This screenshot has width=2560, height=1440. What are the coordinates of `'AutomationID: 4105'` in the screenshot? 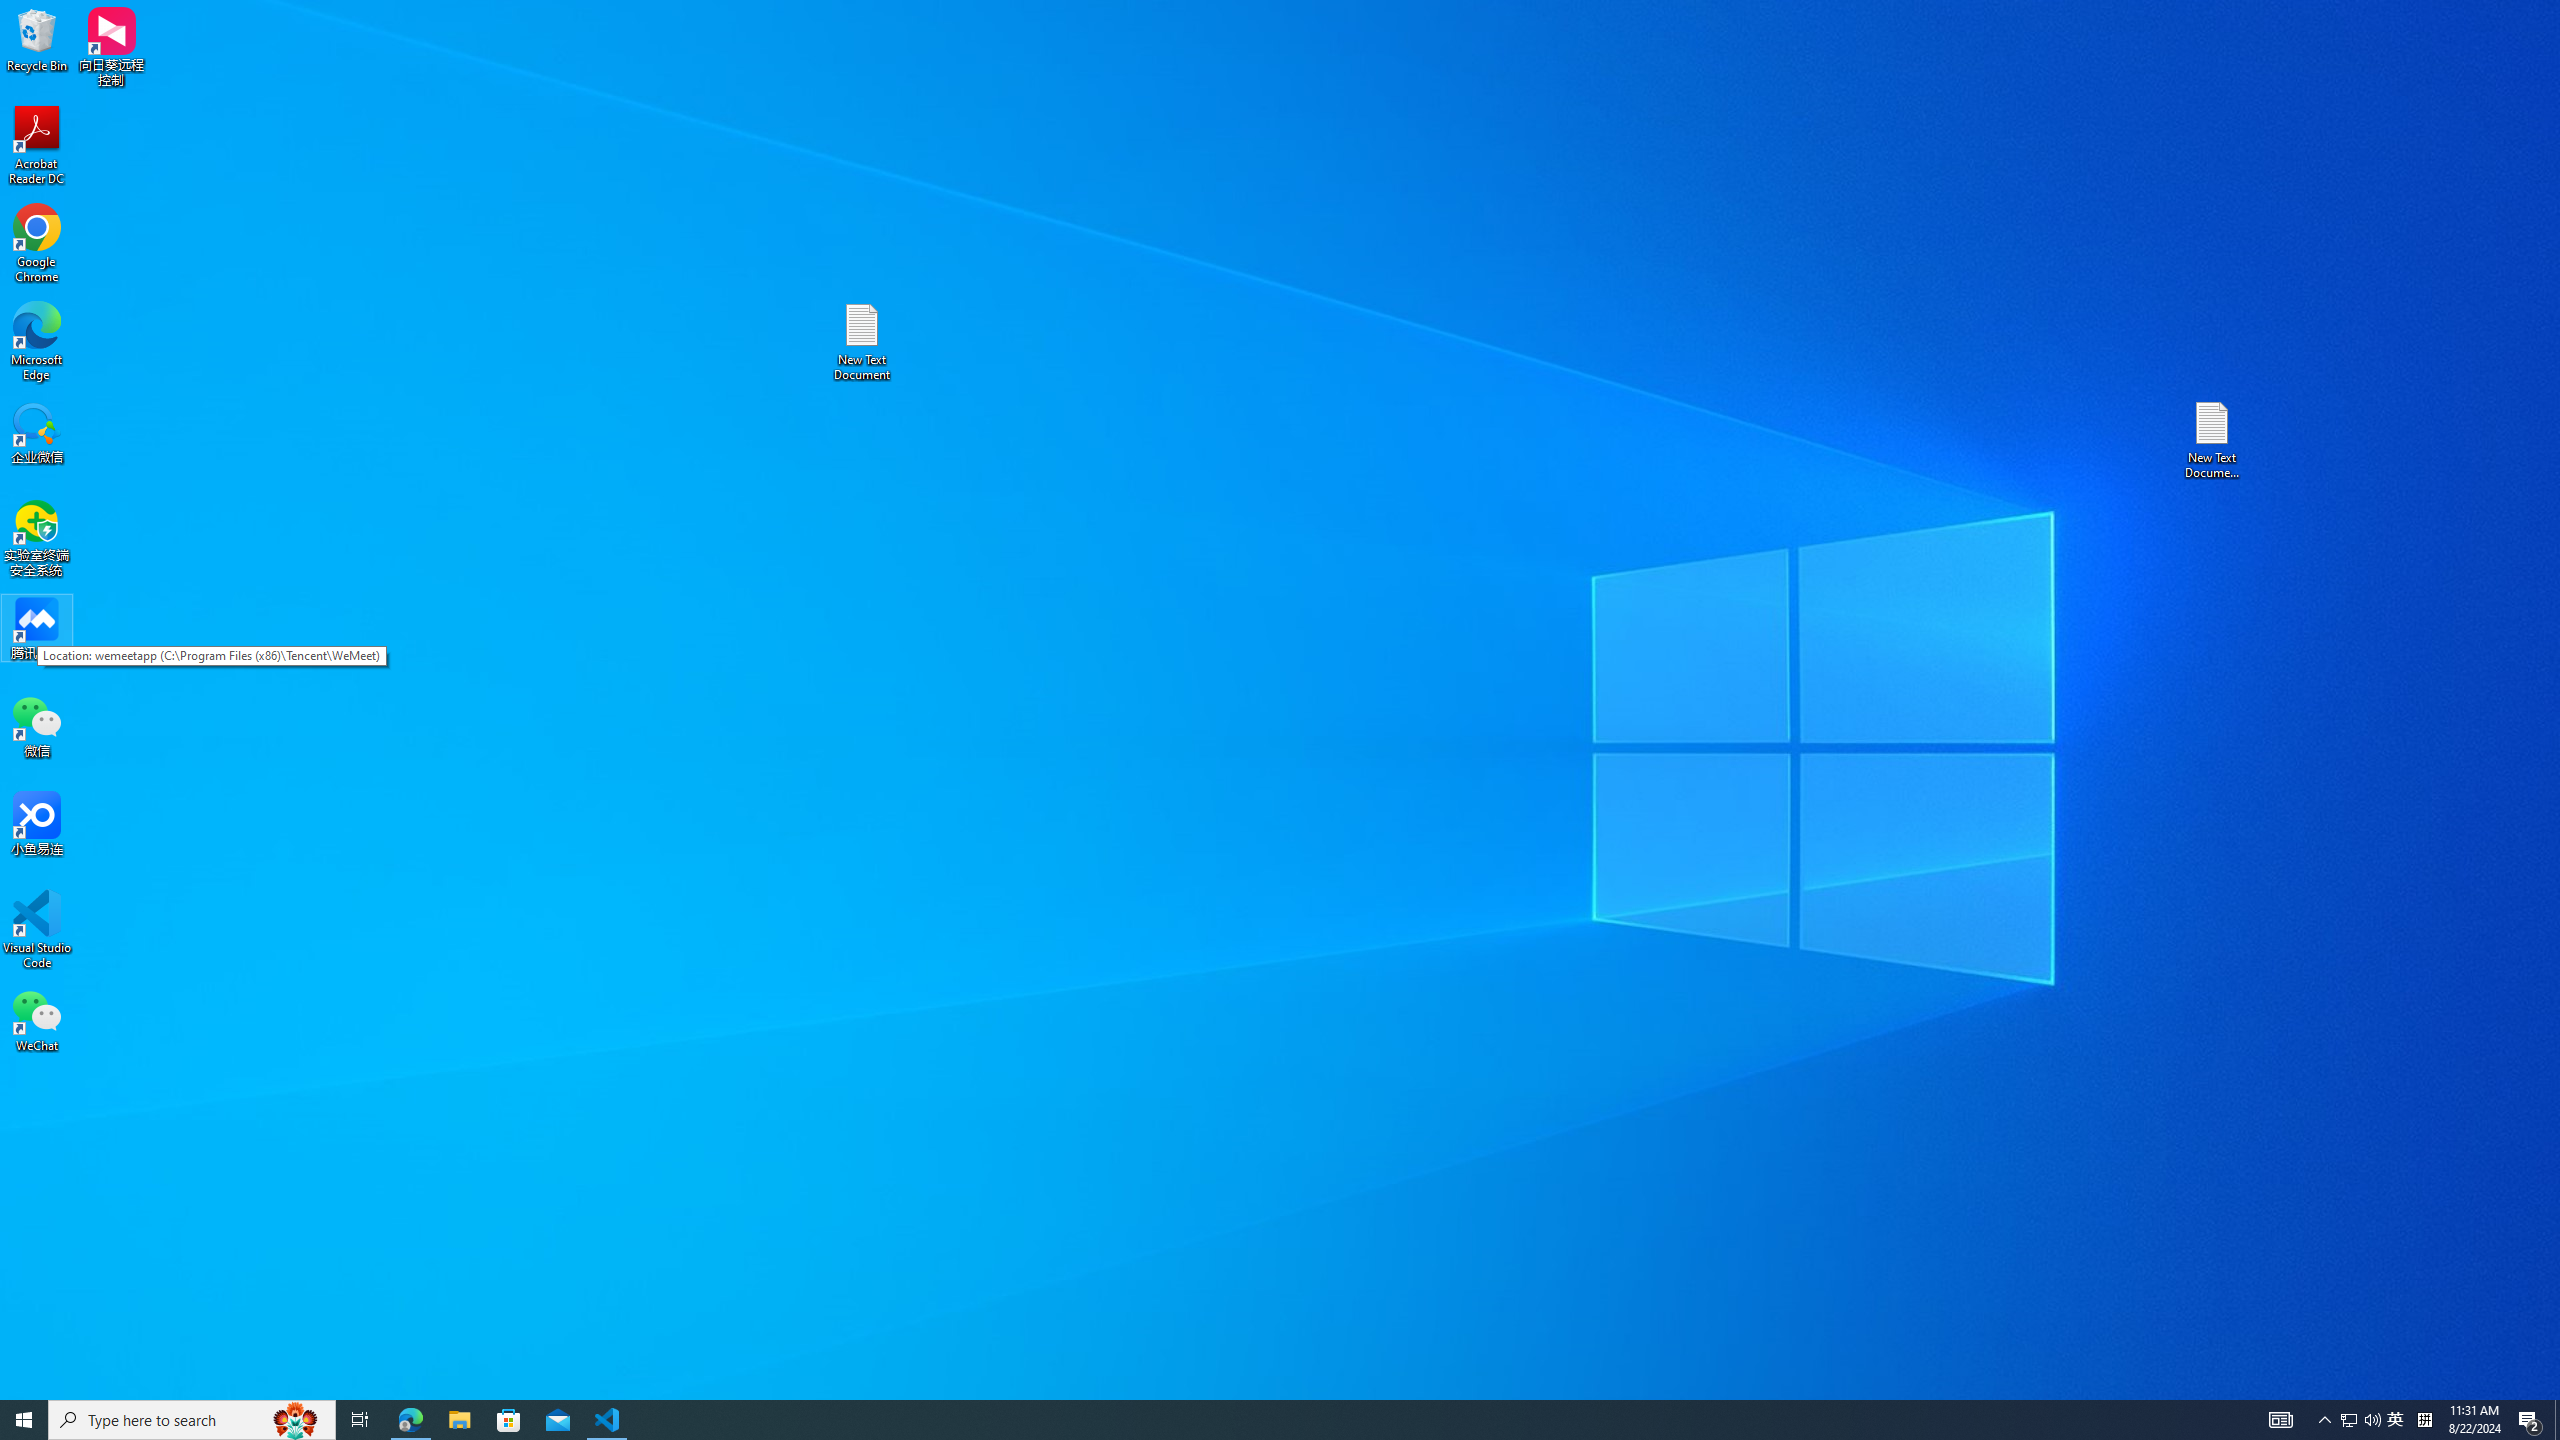 It's located at (2279, 1418).